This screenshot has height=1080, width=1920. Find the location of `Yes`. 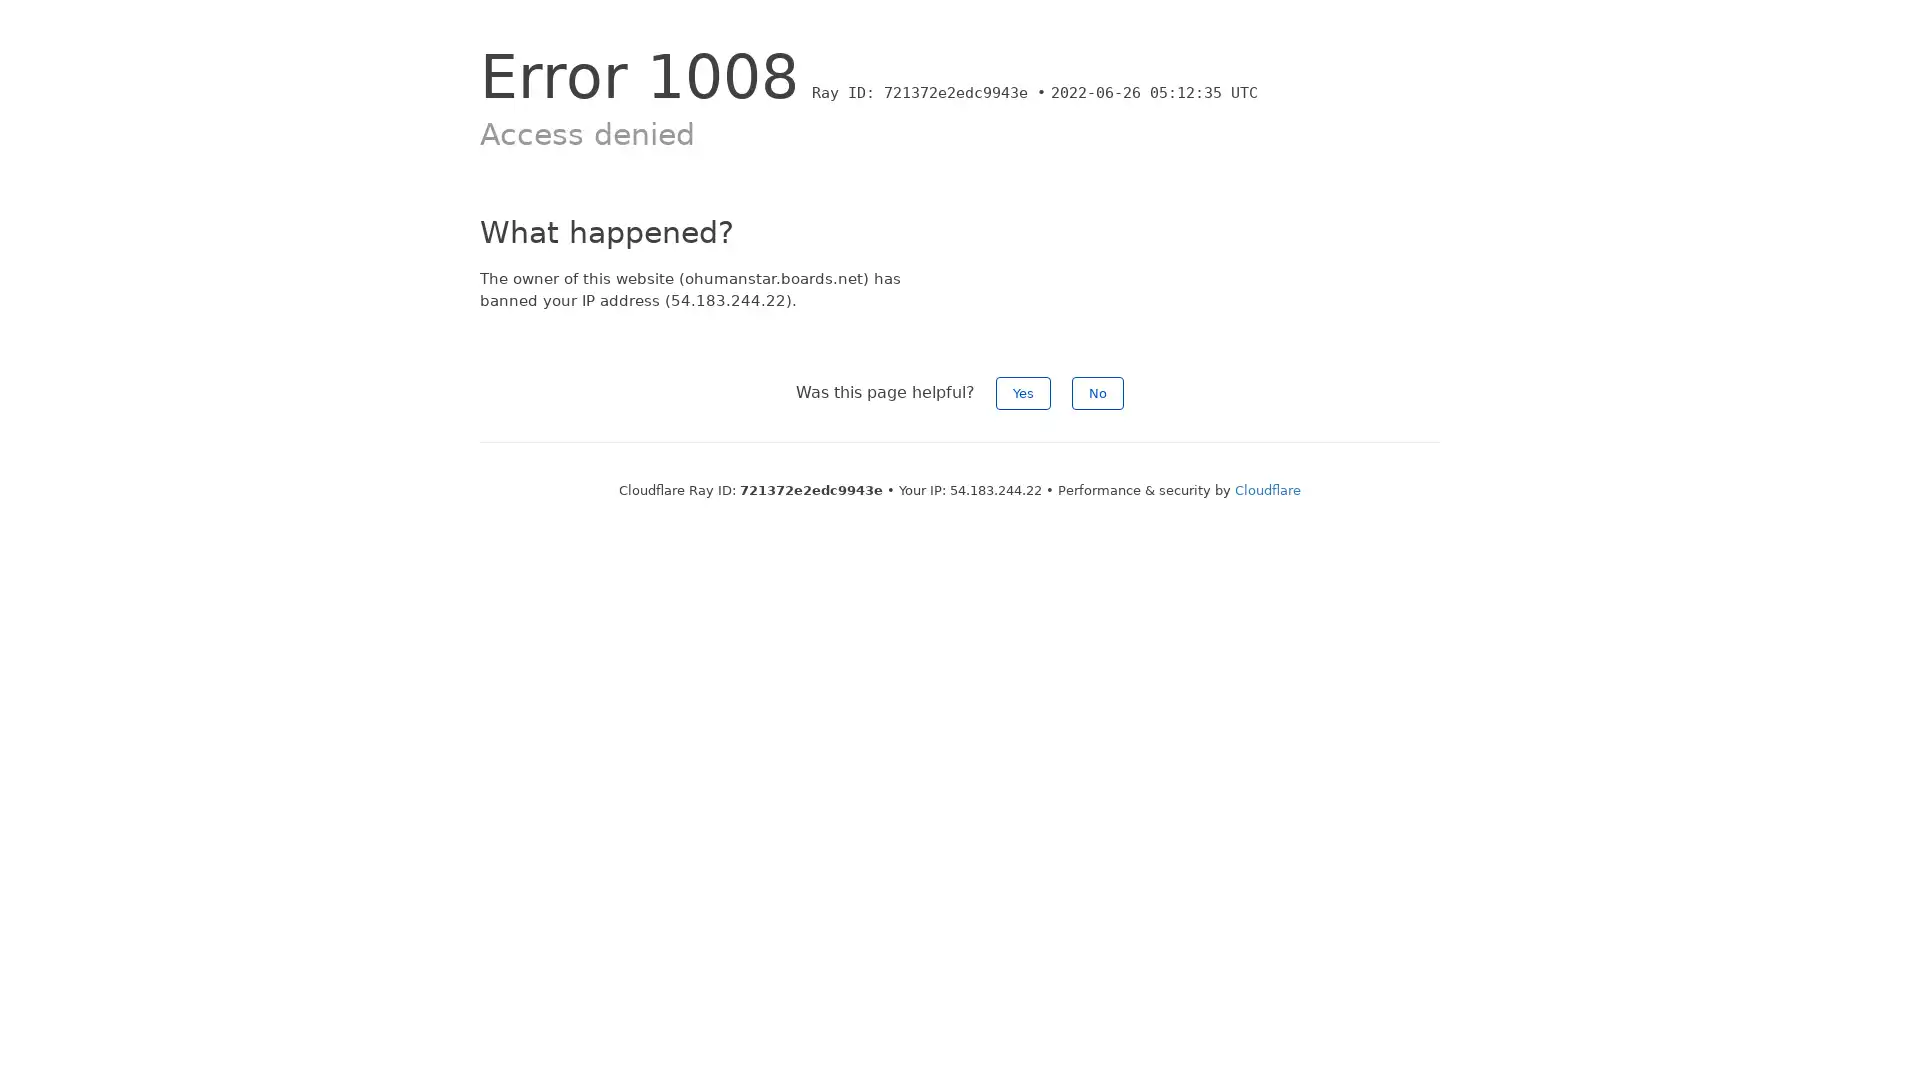

Yes is located at coordinates (1023, 392).